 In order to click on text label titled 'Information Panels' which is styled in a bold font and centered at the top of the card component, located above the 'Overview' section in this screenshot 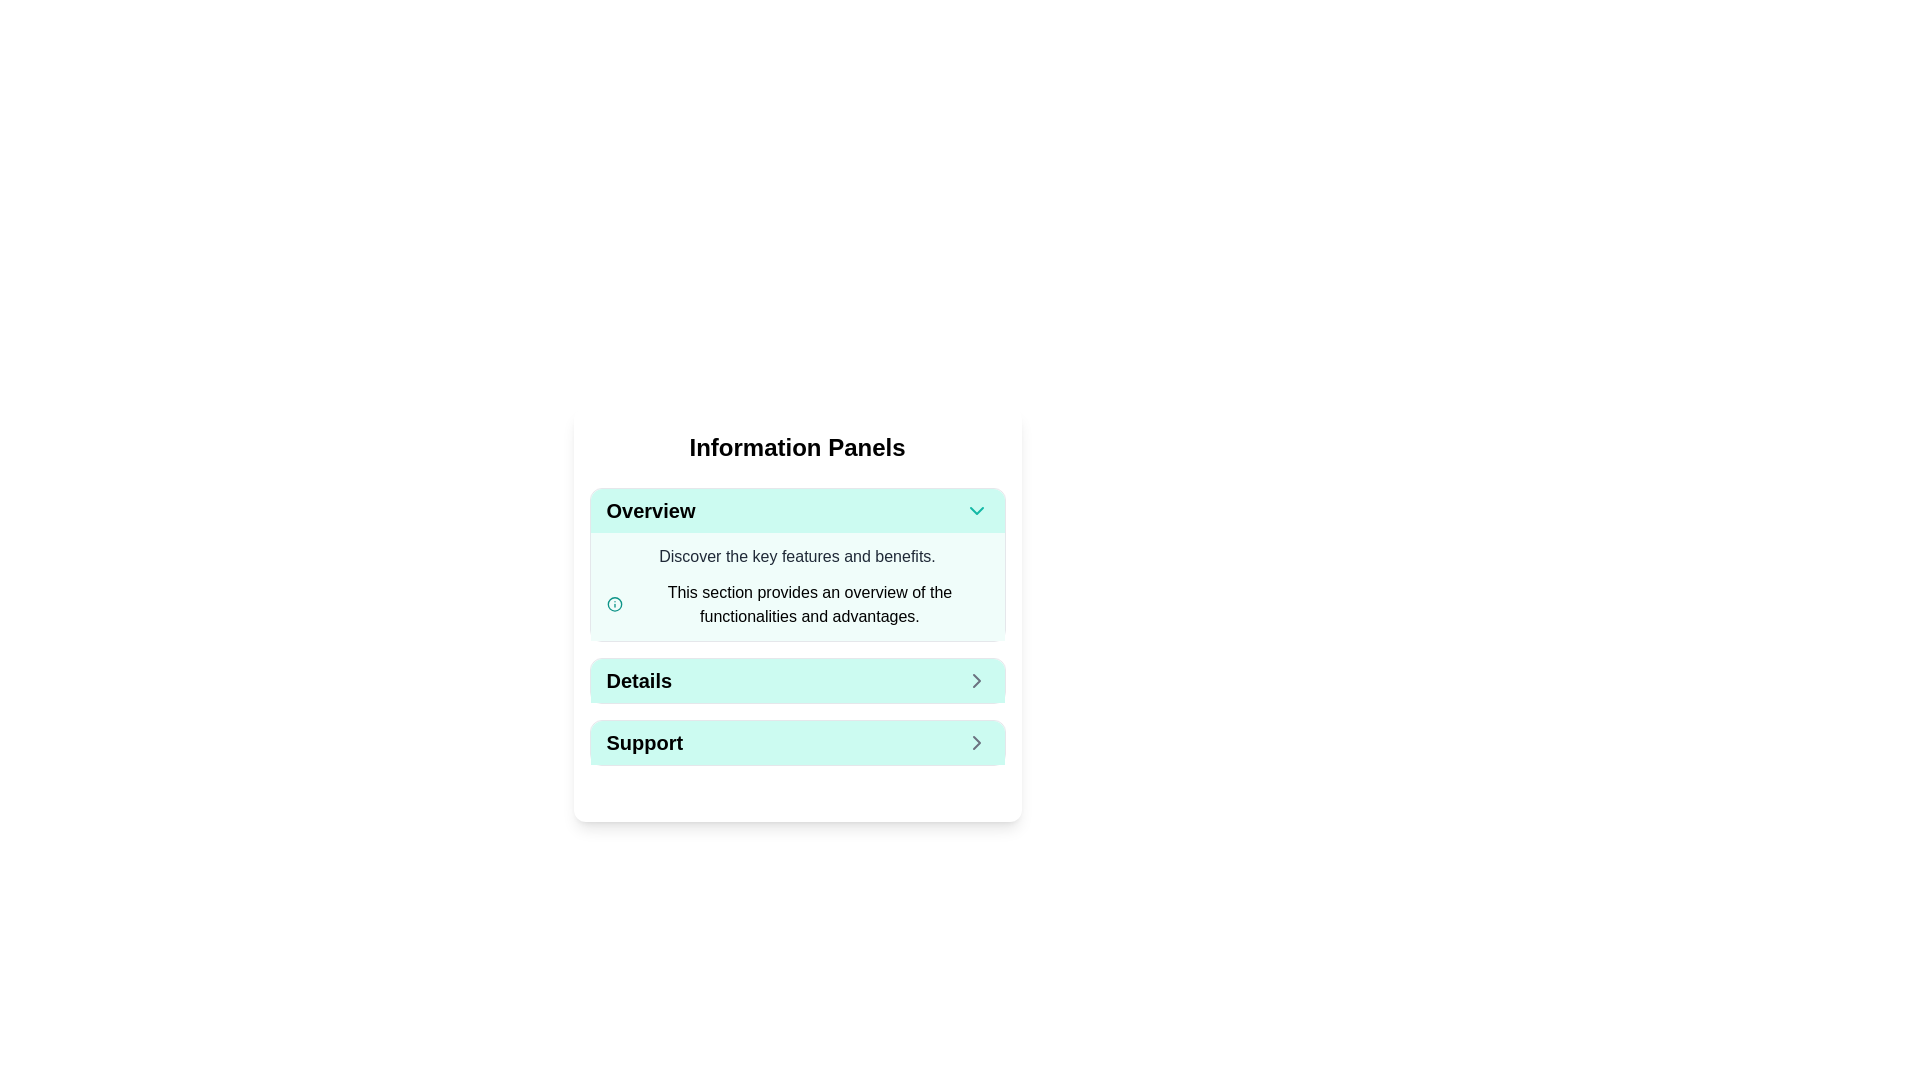, I will do `click(796, 446)`.